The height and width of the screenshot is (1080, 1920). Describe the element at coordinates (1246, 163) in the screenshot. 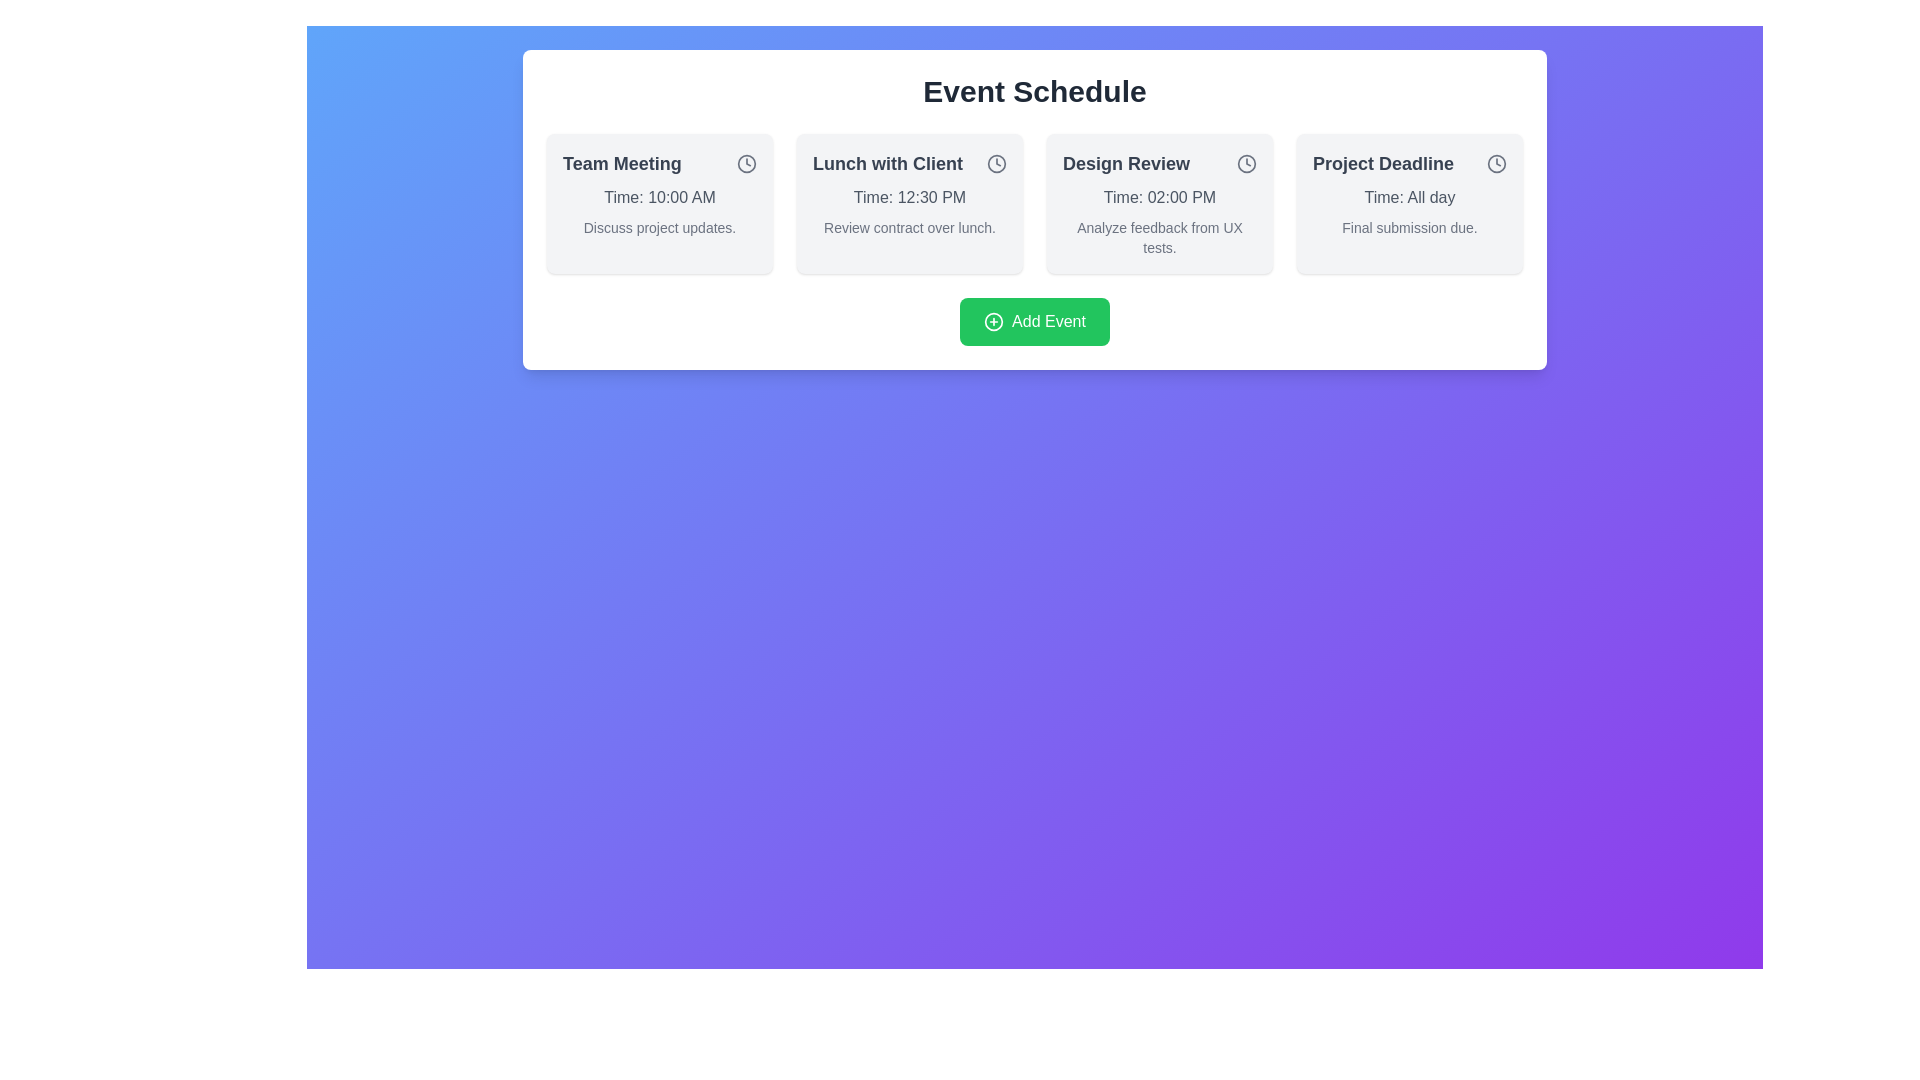

I see `the SVG circle representing the clock icon located at the top-right corner of the 'Design Review' event card by clicking on it` at that location.